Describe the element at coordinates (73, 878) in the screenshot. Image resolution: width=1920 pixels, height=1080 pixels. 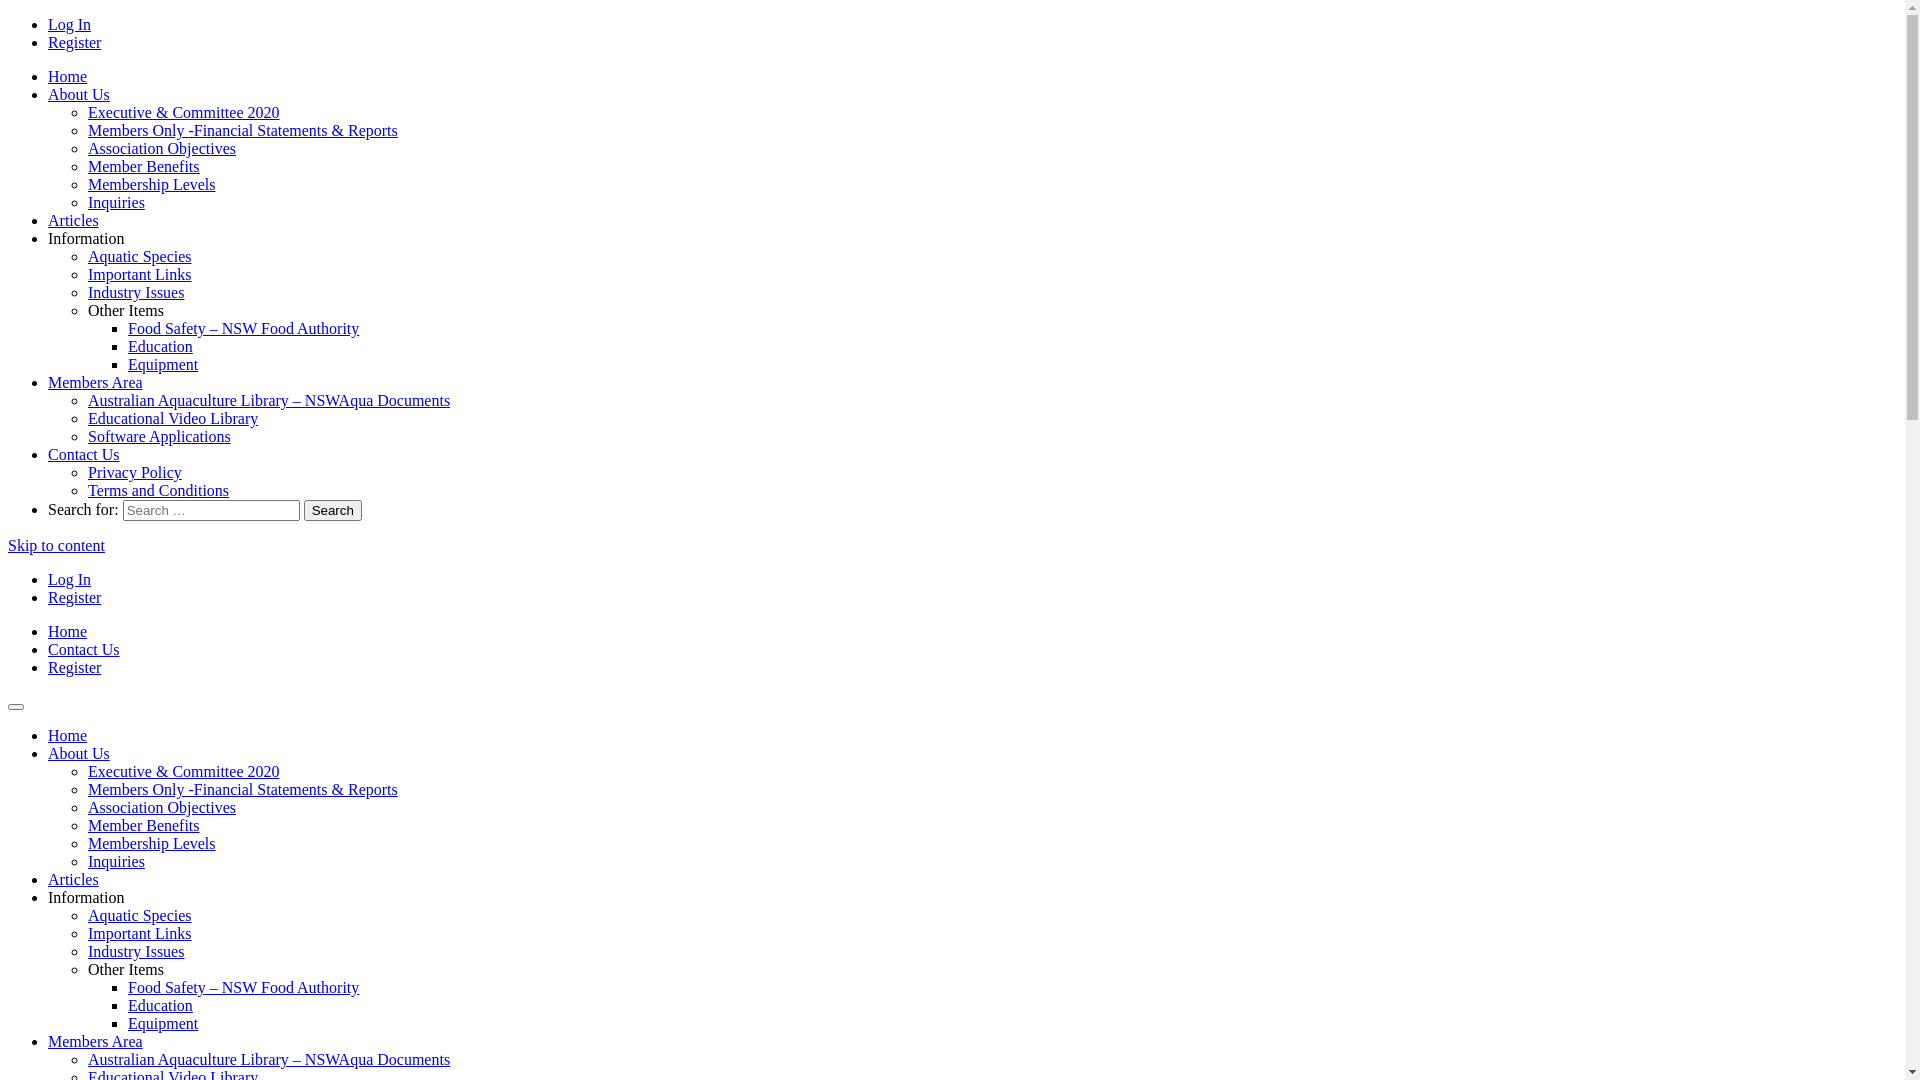
I see `'Articles'` at that location.